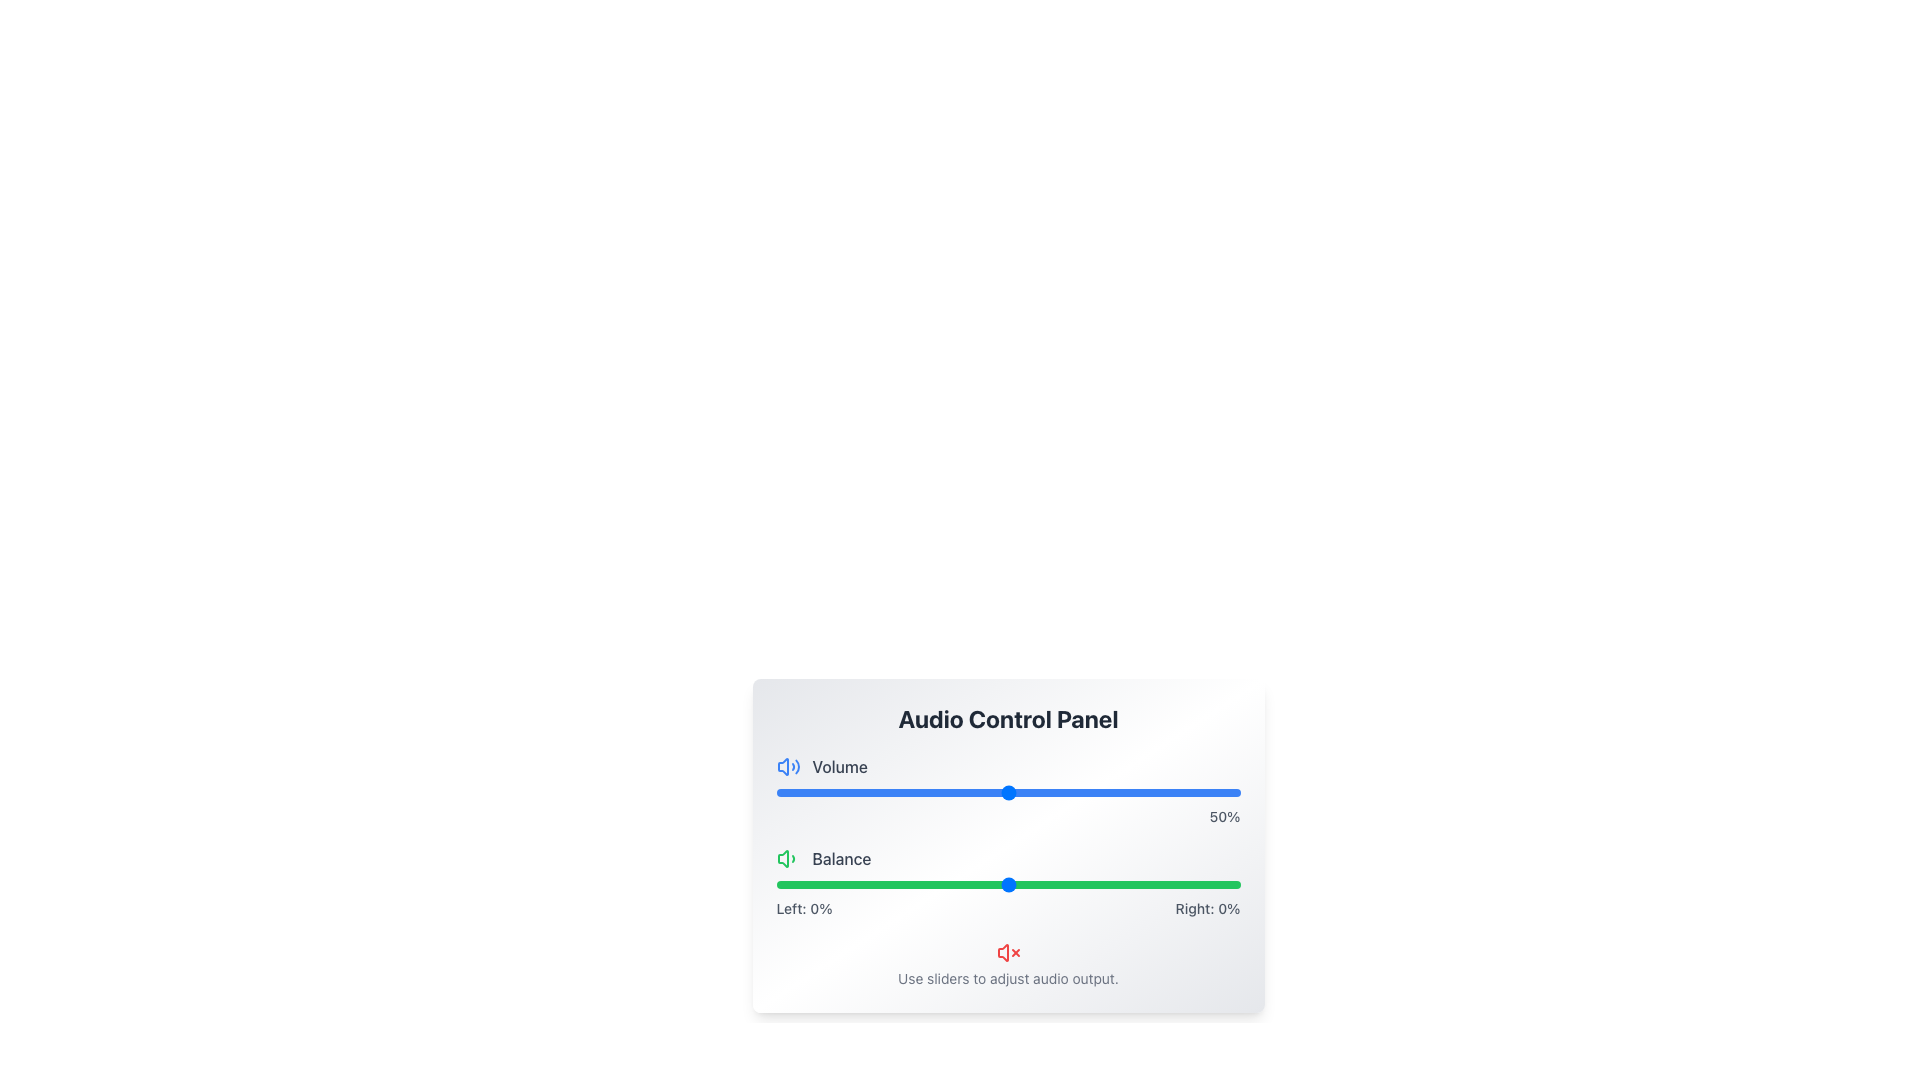  I want to click on text content of the text label displaying 'Left: 0%' and 'Right: 0%' beneath the green 'Balance' slider in the Audio Control Panel, so click(1008, 909).